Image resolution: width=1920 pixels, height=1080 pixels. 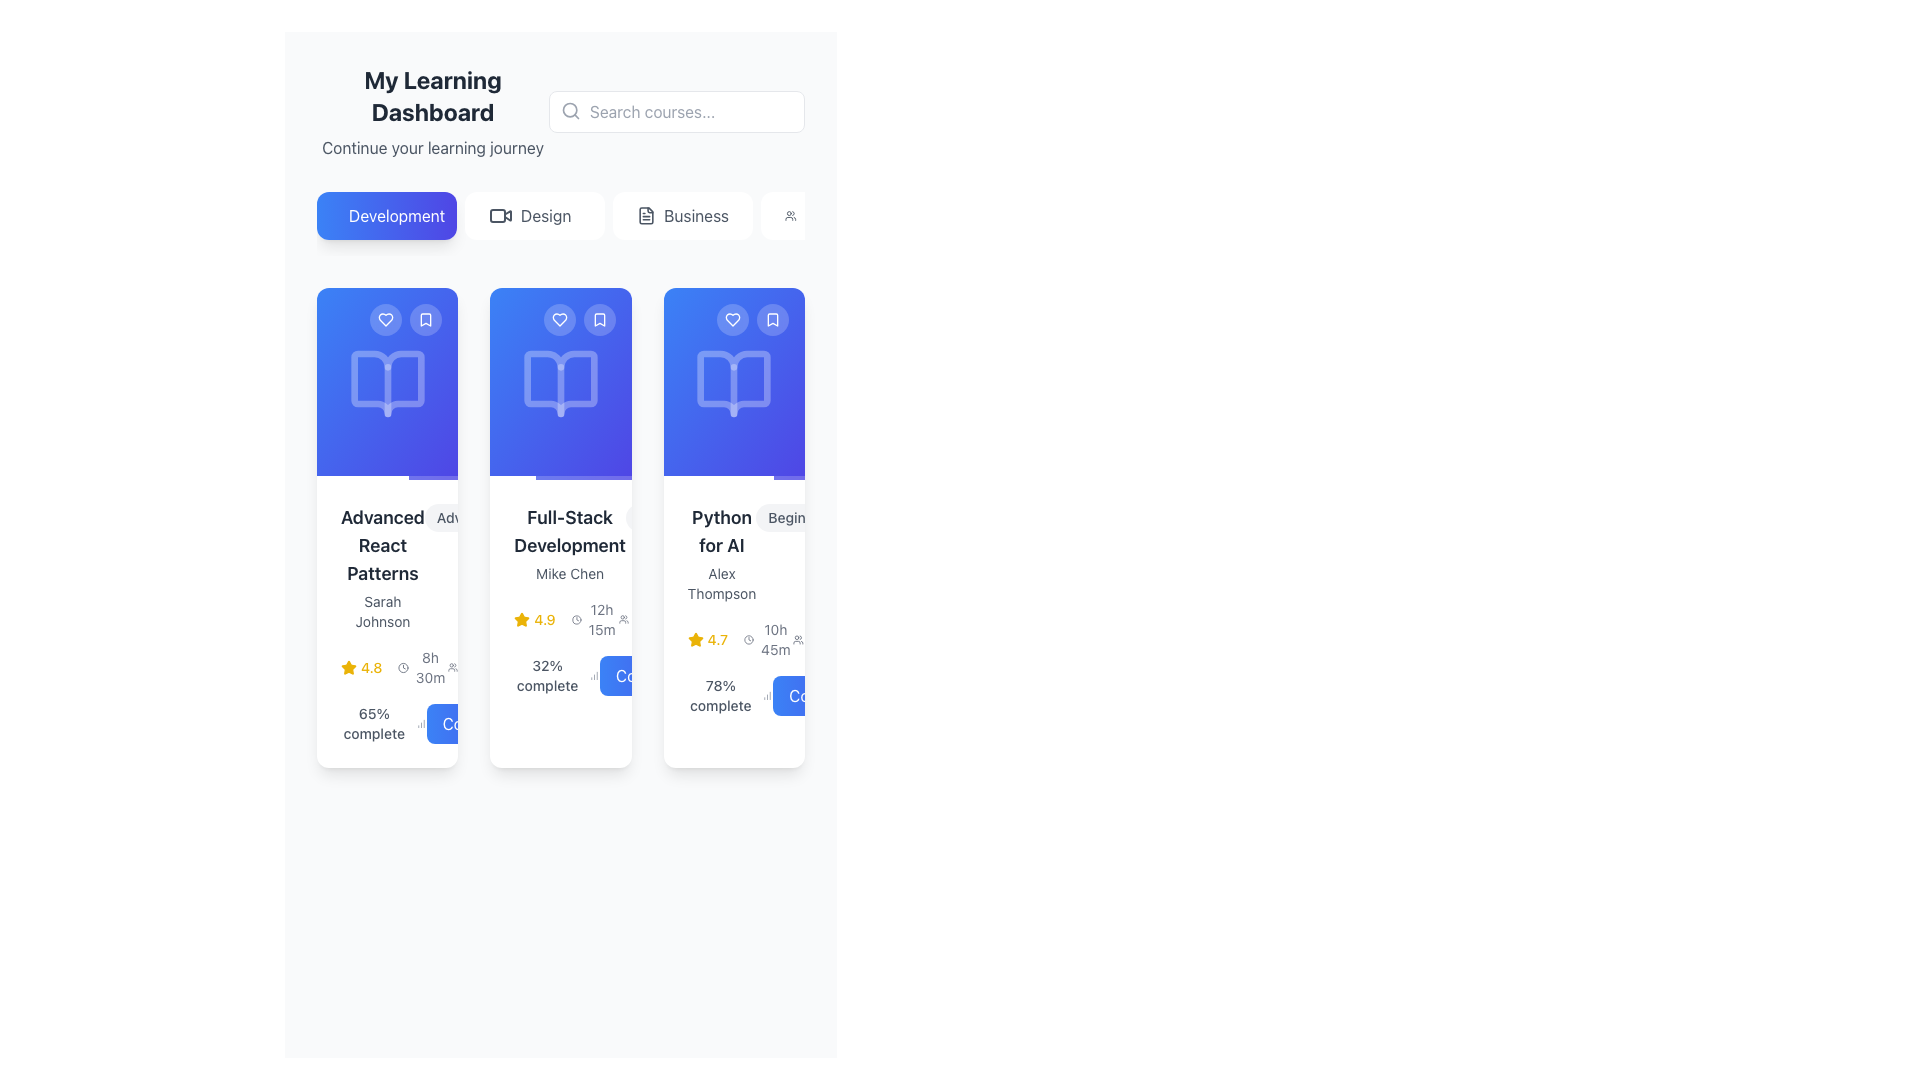 I want to click on the magnifying glass icon representing the search function, located inside the search input field at the top-right of the dashboard interface, so click(x=570, y=111).